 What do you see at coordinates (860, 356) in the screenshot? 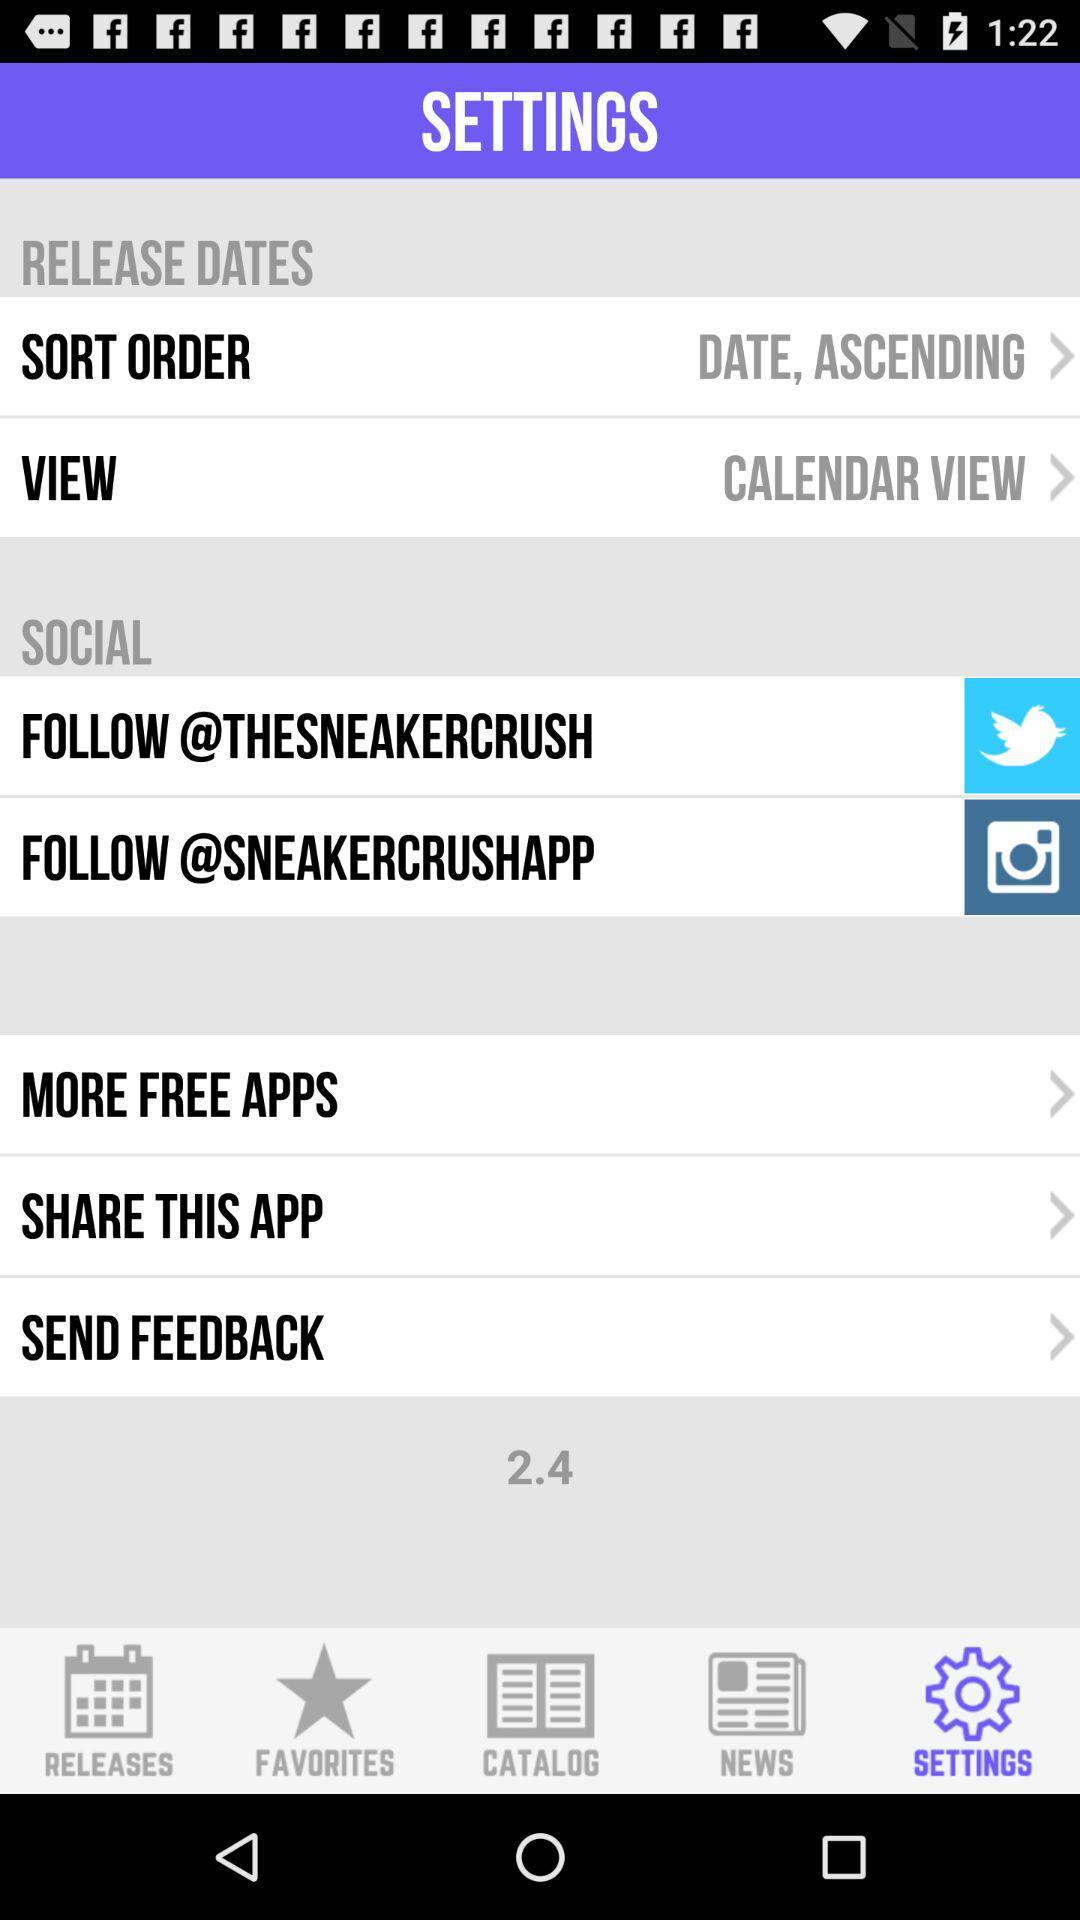
I see `the date, ascending icon` at bounding box center [860, 356].